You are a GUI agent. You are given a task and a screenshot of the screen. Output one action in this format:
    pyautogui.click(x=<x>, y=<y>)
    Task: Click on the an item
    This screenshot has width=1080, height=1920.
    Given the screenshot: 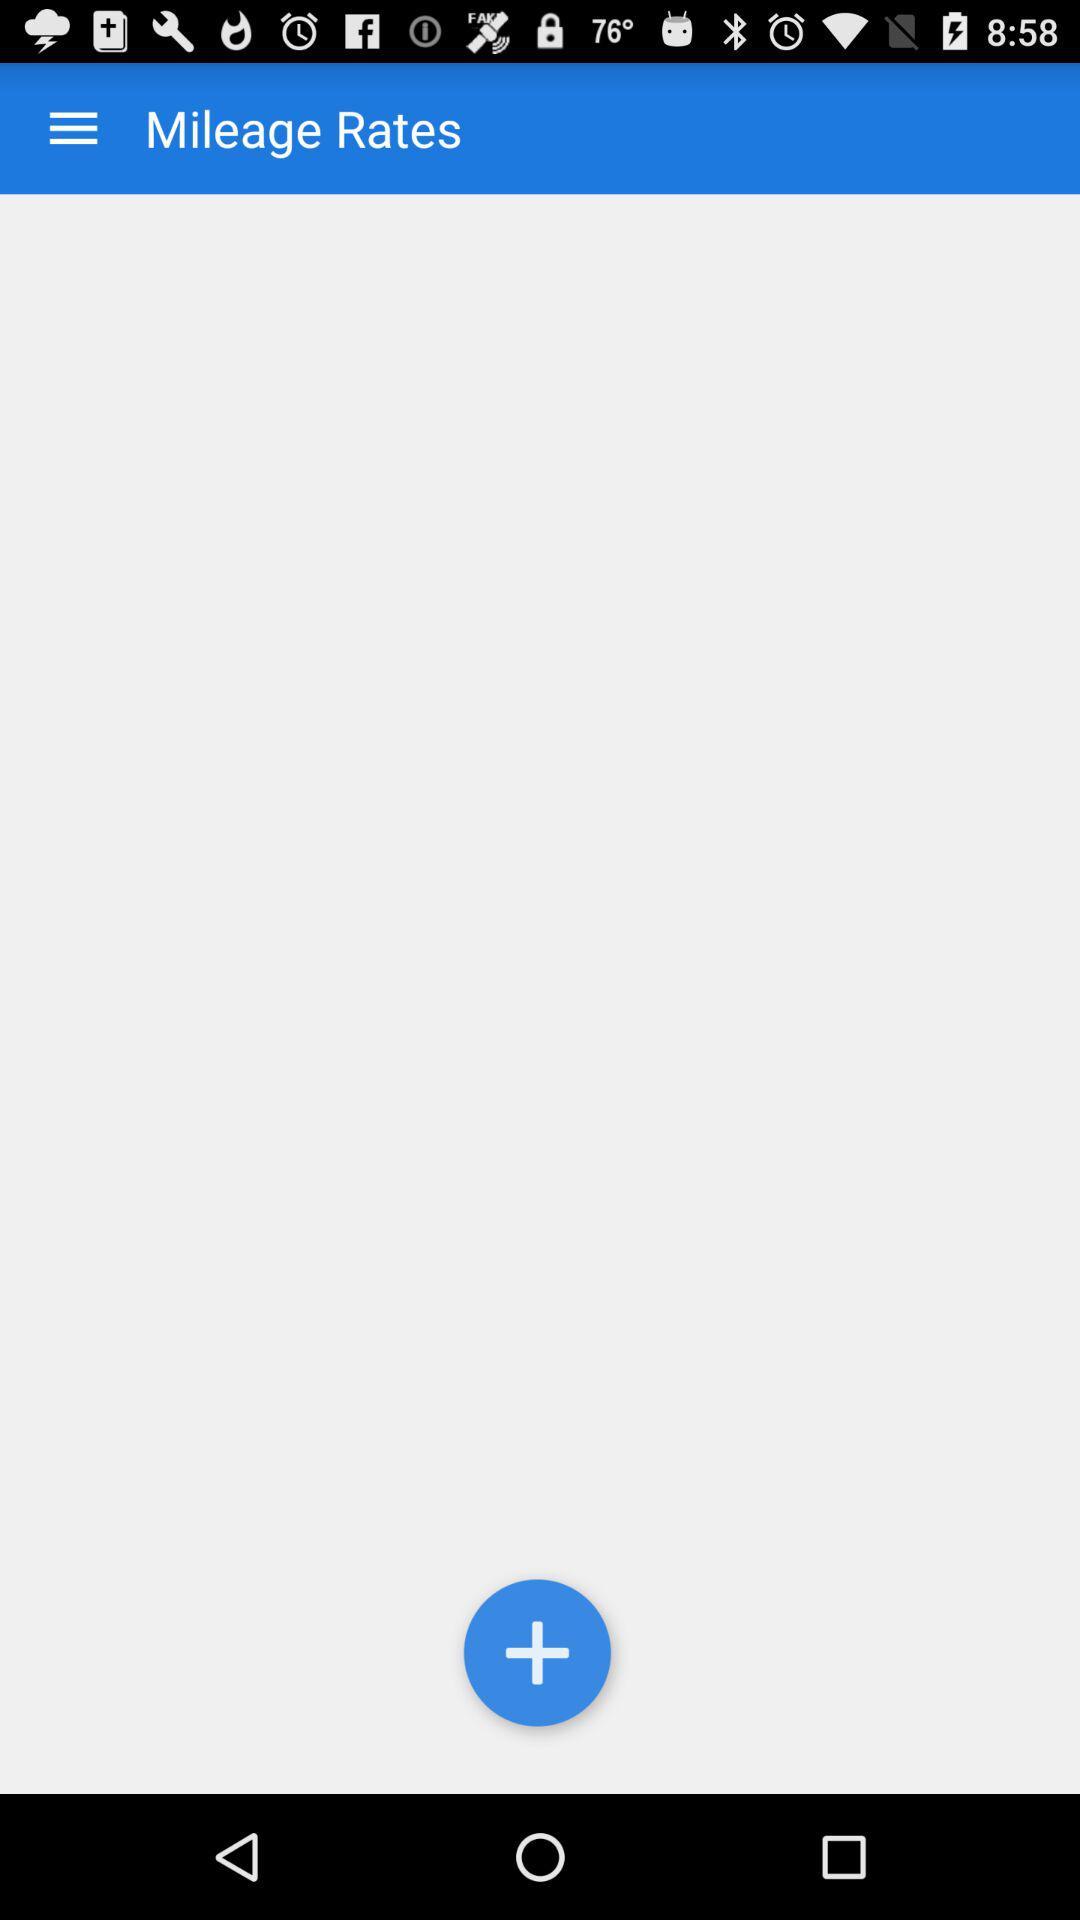 What is the action you would take?
    pyautogui.click(x=540, y=994)
    